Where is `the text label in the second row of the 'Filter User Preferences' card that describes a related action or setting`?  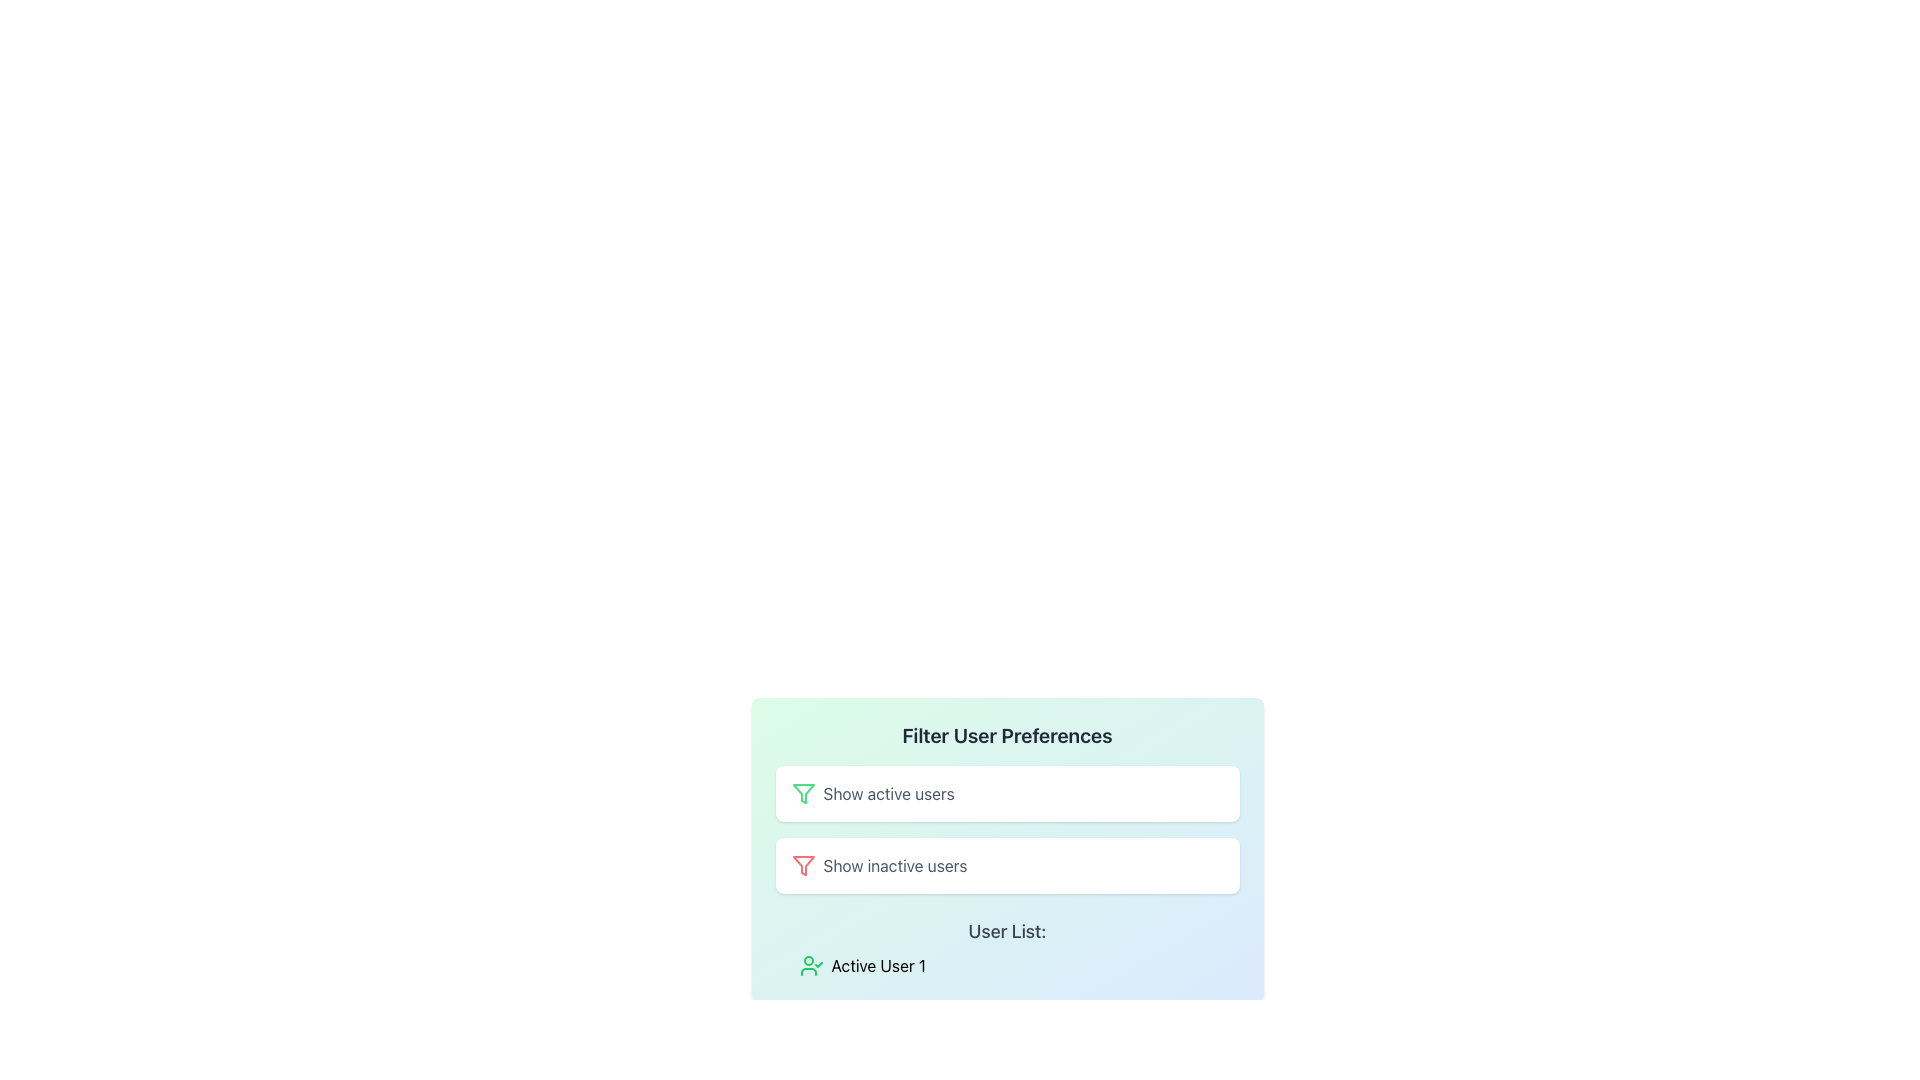
the text label in the second row of the 'Filter User Preferences' card that describes a related action or setting is located at coordinates (894, 865).